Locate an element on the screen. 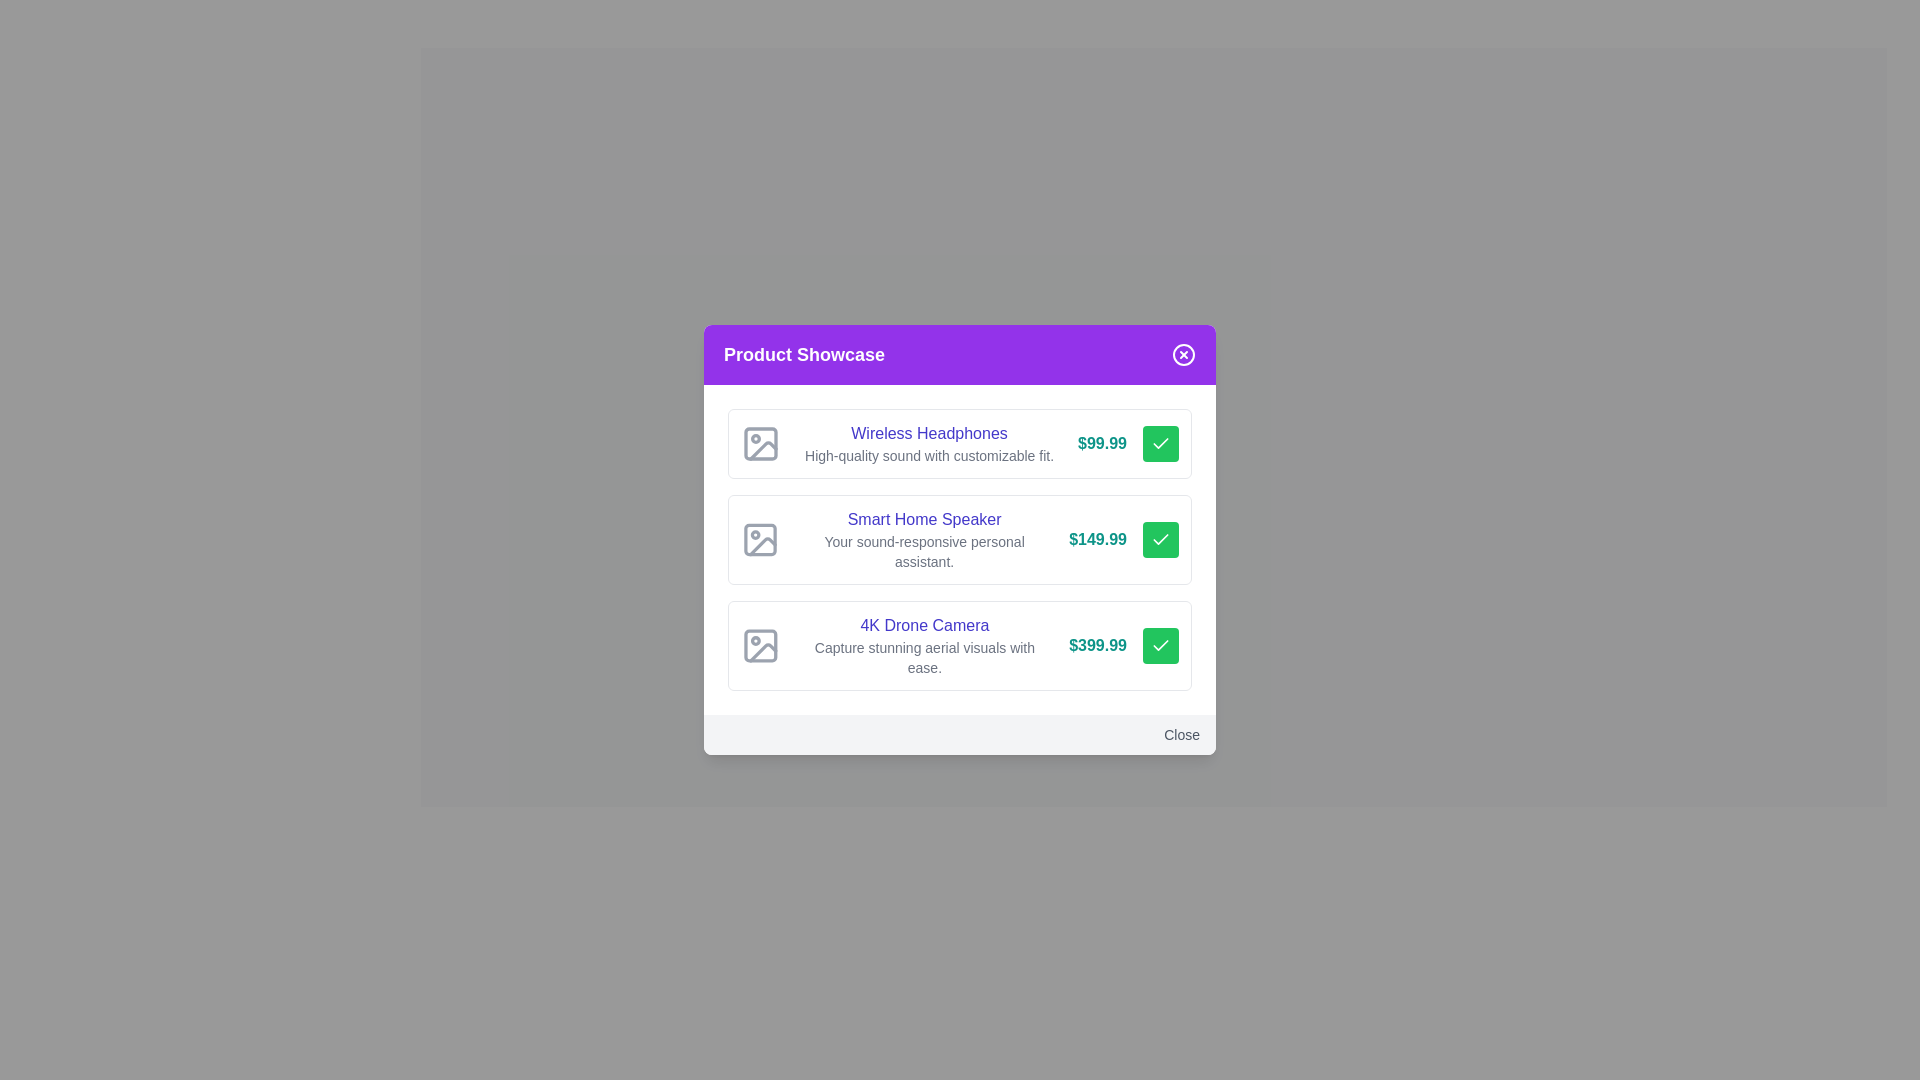  the green button with a white checkmark icon located to the right of the '$99.99' price label for the 'Wireless Headphones' product to confirm the selection is located at coordinates (1161, 442).